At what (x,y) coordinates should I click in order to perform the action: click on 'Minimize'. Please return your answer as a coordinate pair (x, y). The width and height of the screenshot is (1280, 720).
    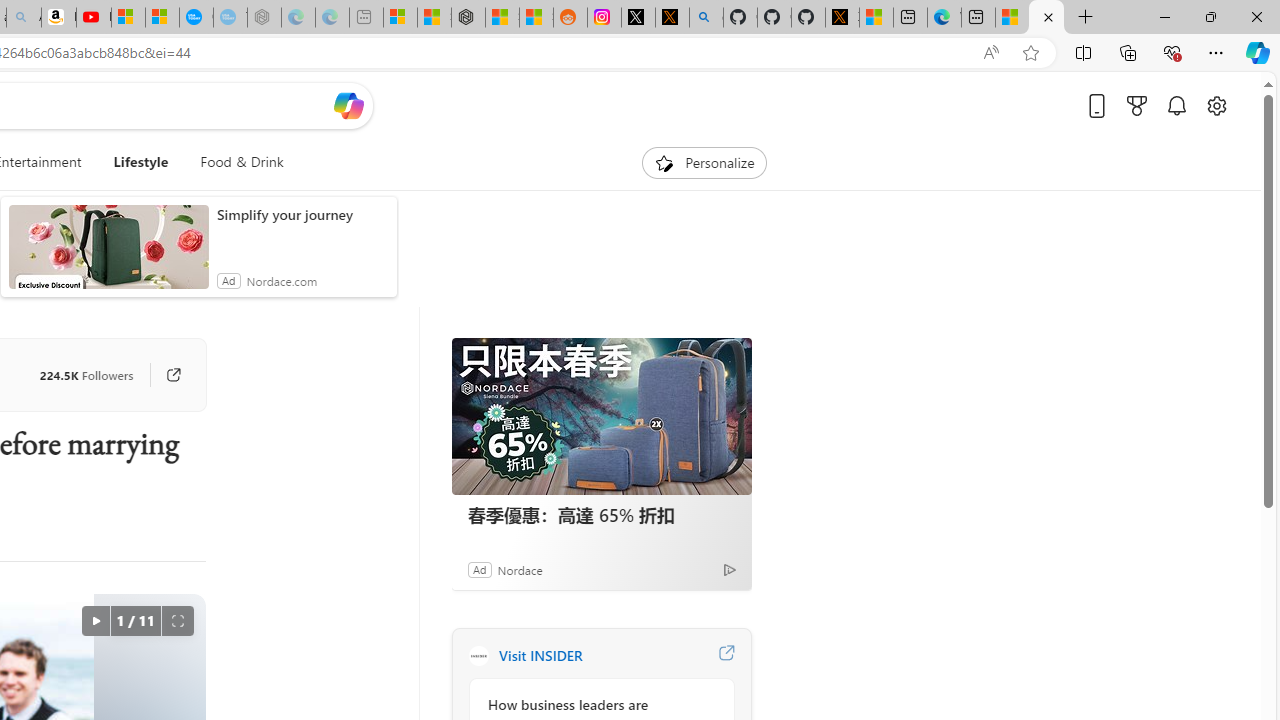
    Looking at the image, I should click on (1164, 16).